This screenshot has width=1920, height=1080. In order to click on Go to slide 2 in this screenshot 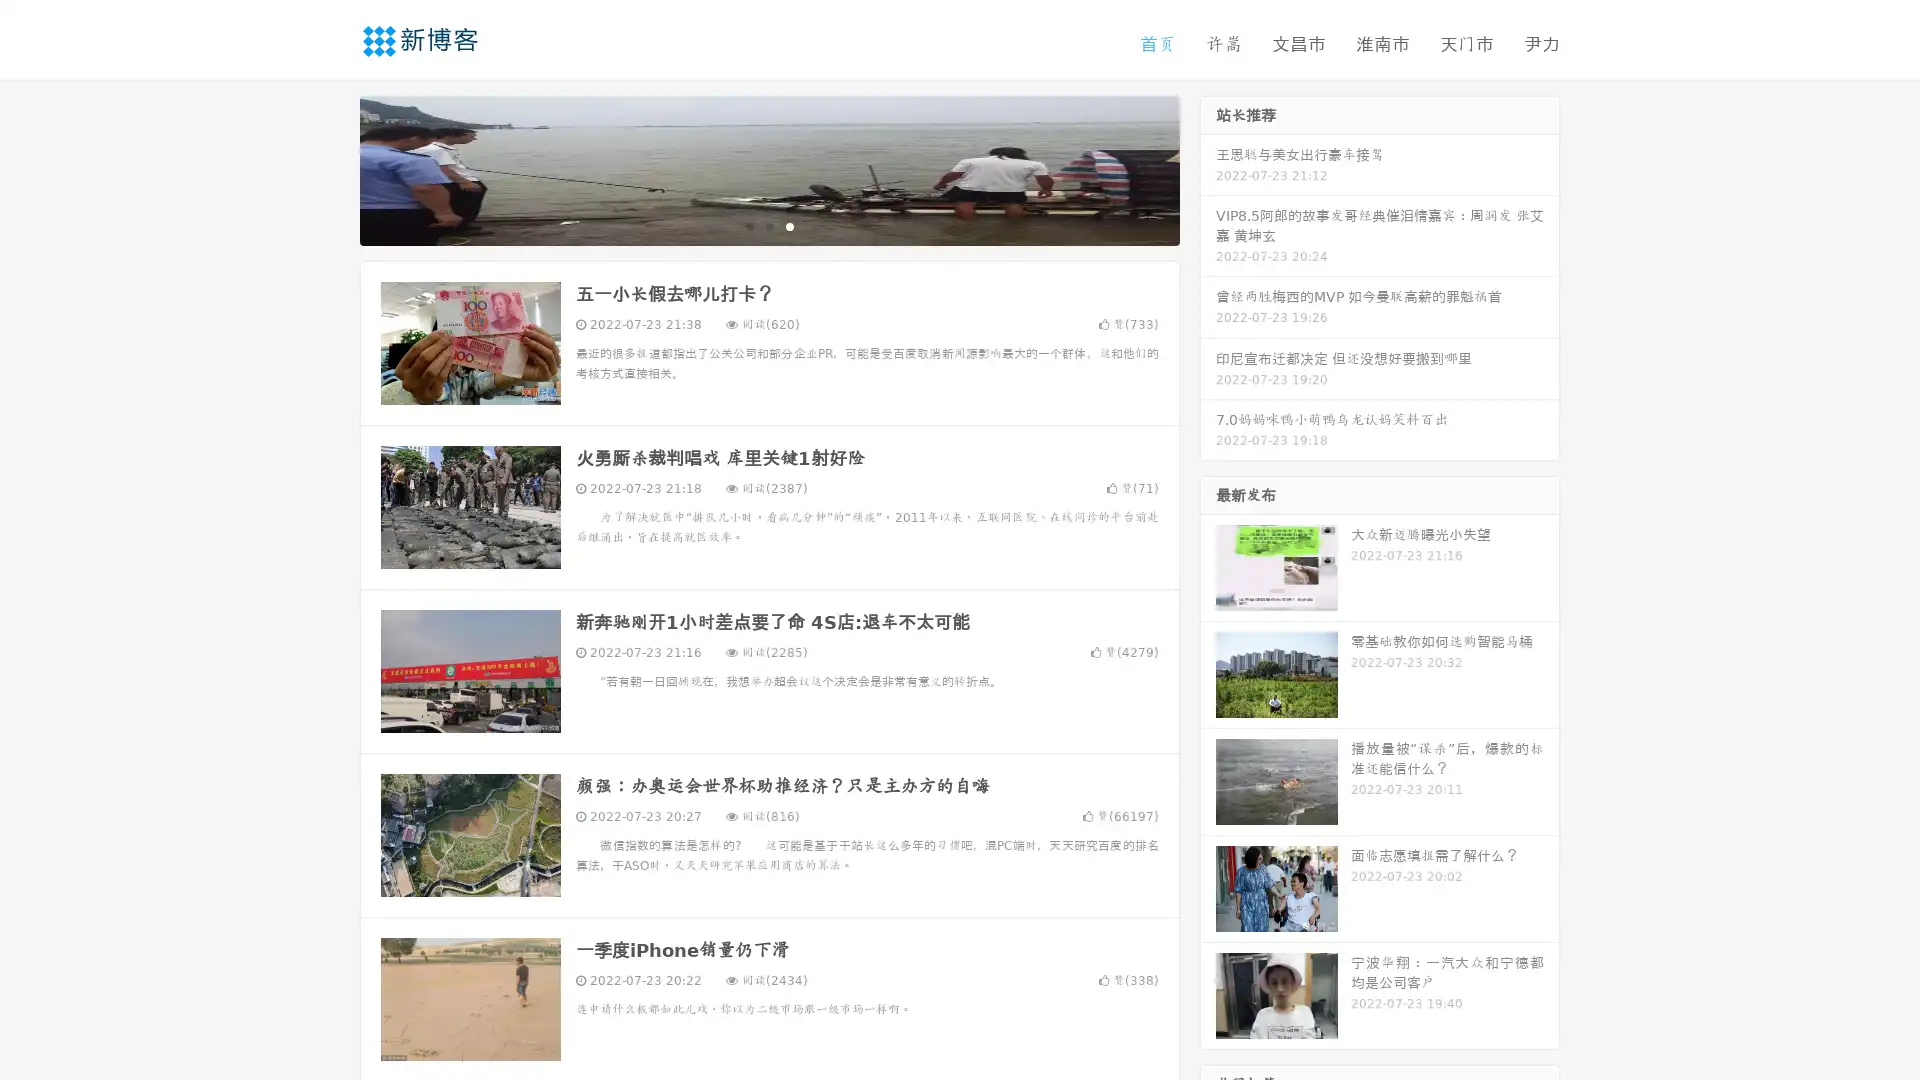, I will do `click(768, 225)`.